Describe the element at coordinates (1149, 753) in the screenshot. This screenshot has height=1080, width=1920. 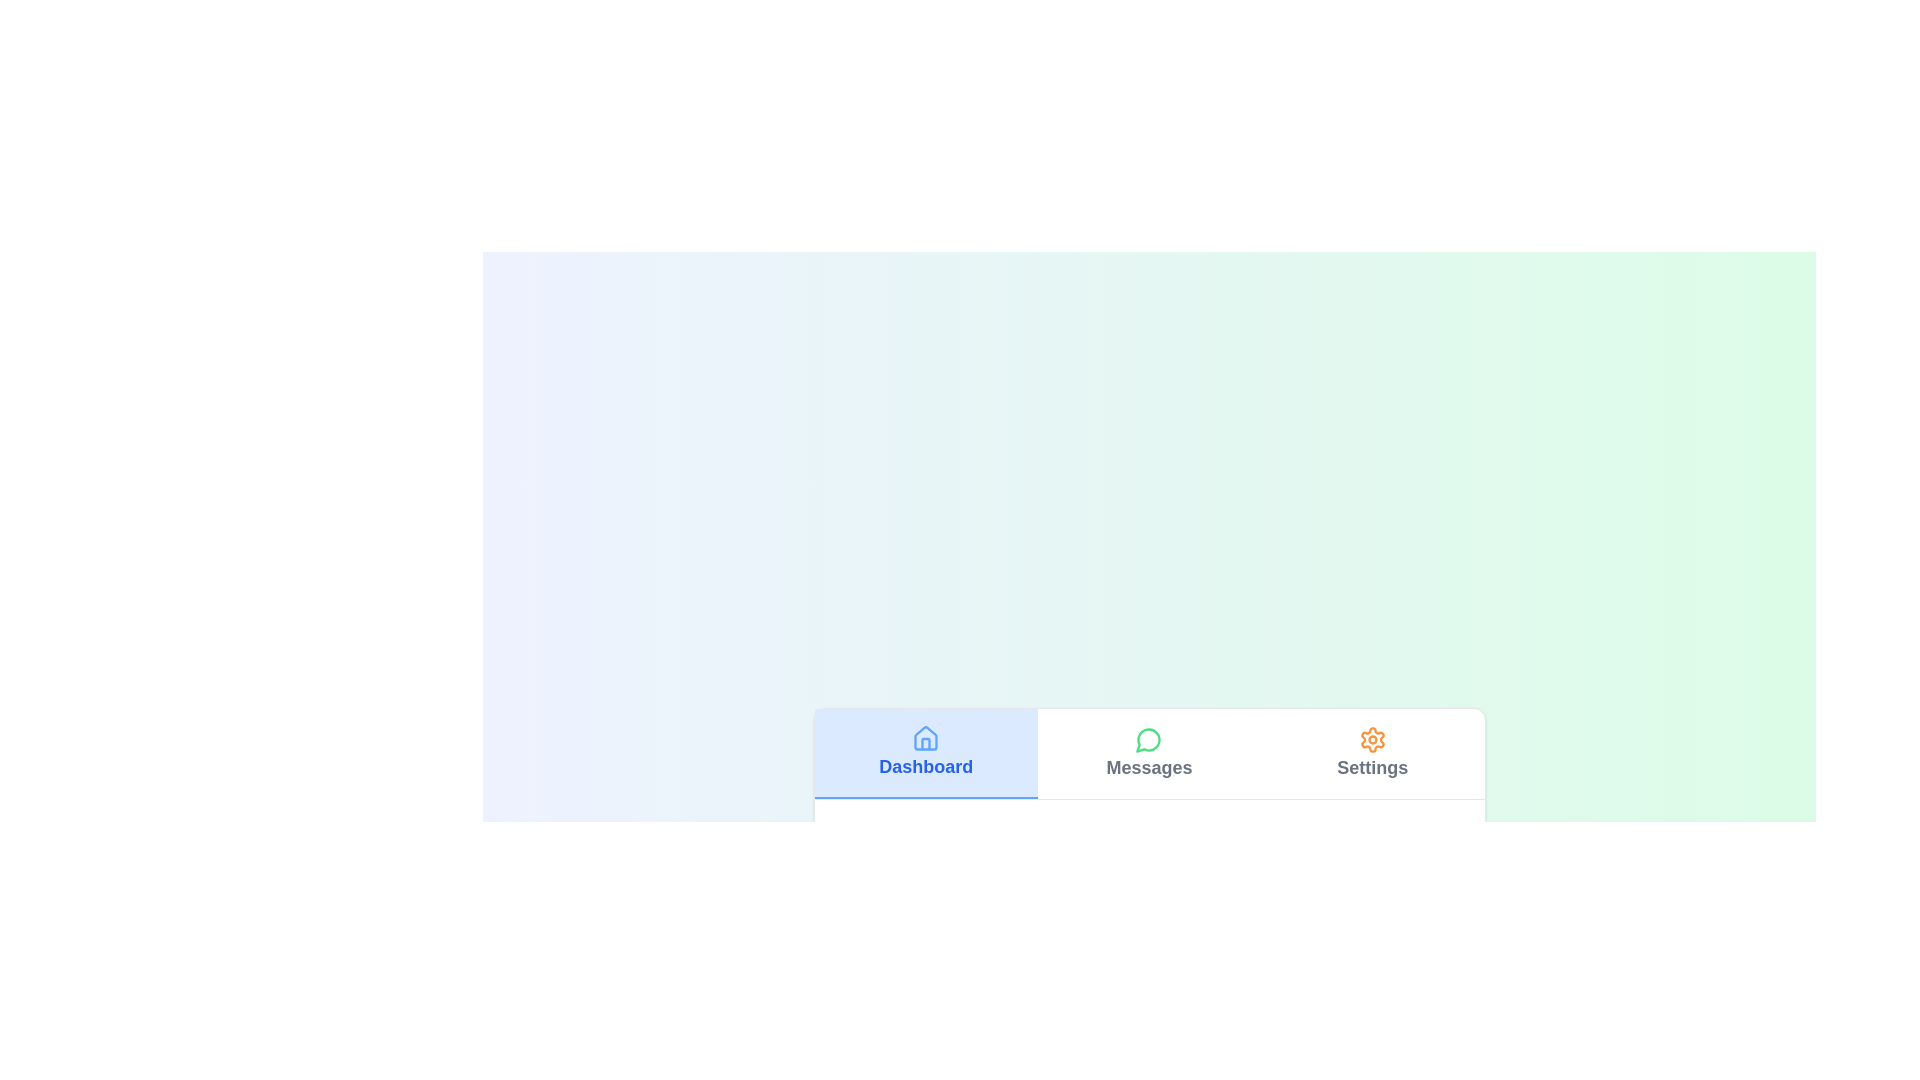
I see `the tab labeled Messages to view its content` at that location.